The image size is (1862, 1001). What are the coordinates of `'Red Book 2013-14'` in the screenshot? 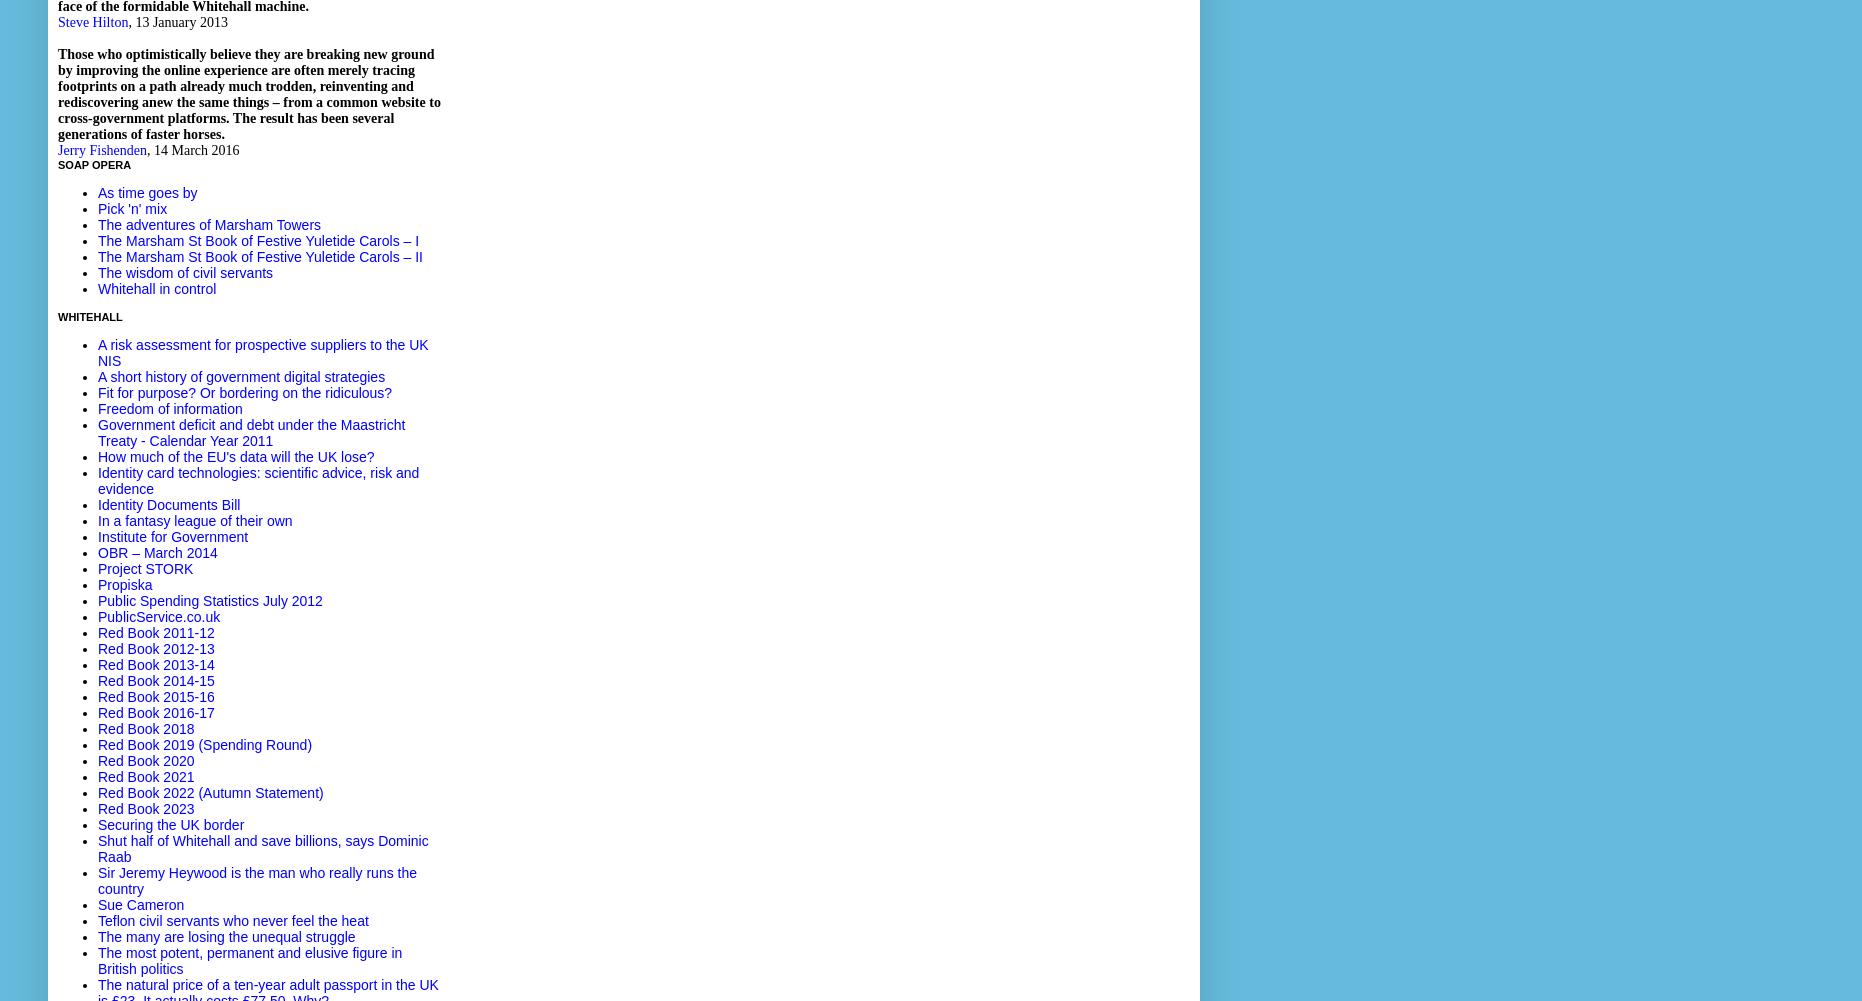 It's located at (97, 663).